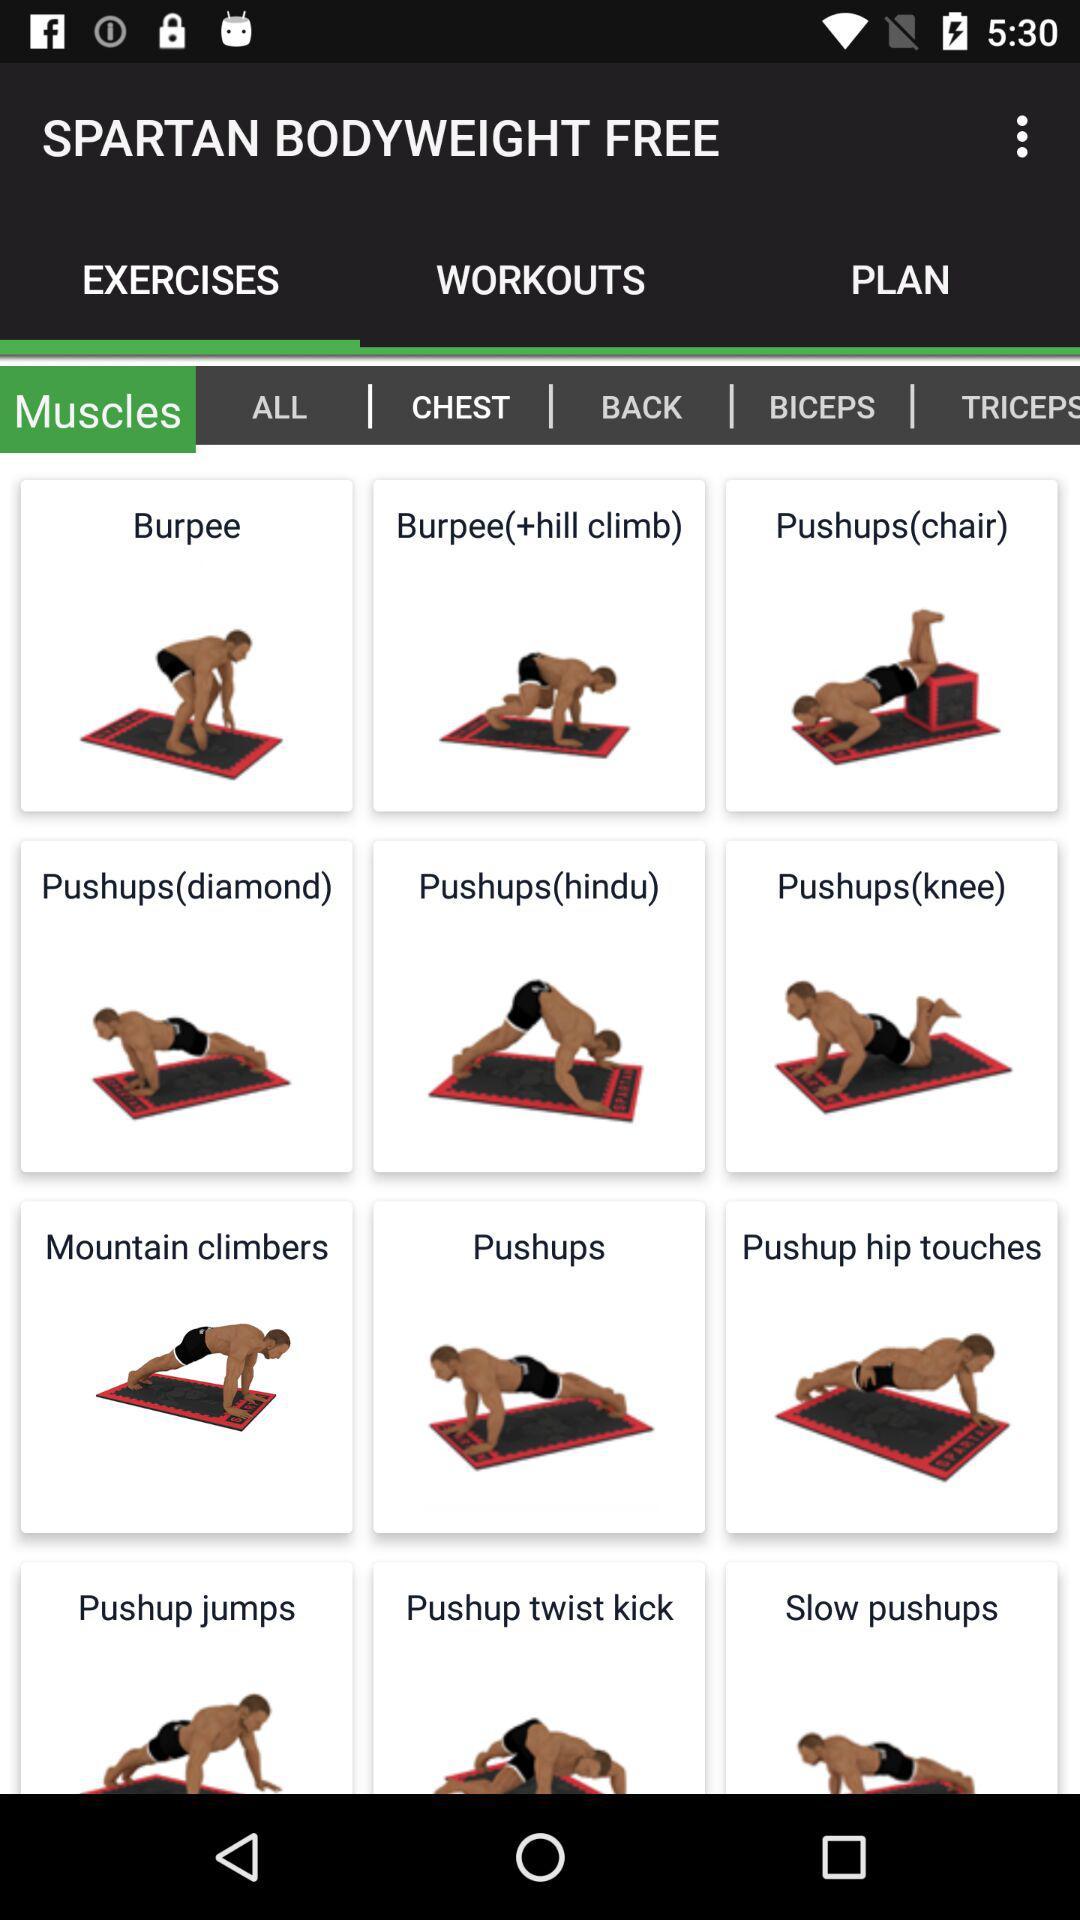 This screenshot has width=1080, height=1920. I want to click on the biceps item, so click(821, 404).